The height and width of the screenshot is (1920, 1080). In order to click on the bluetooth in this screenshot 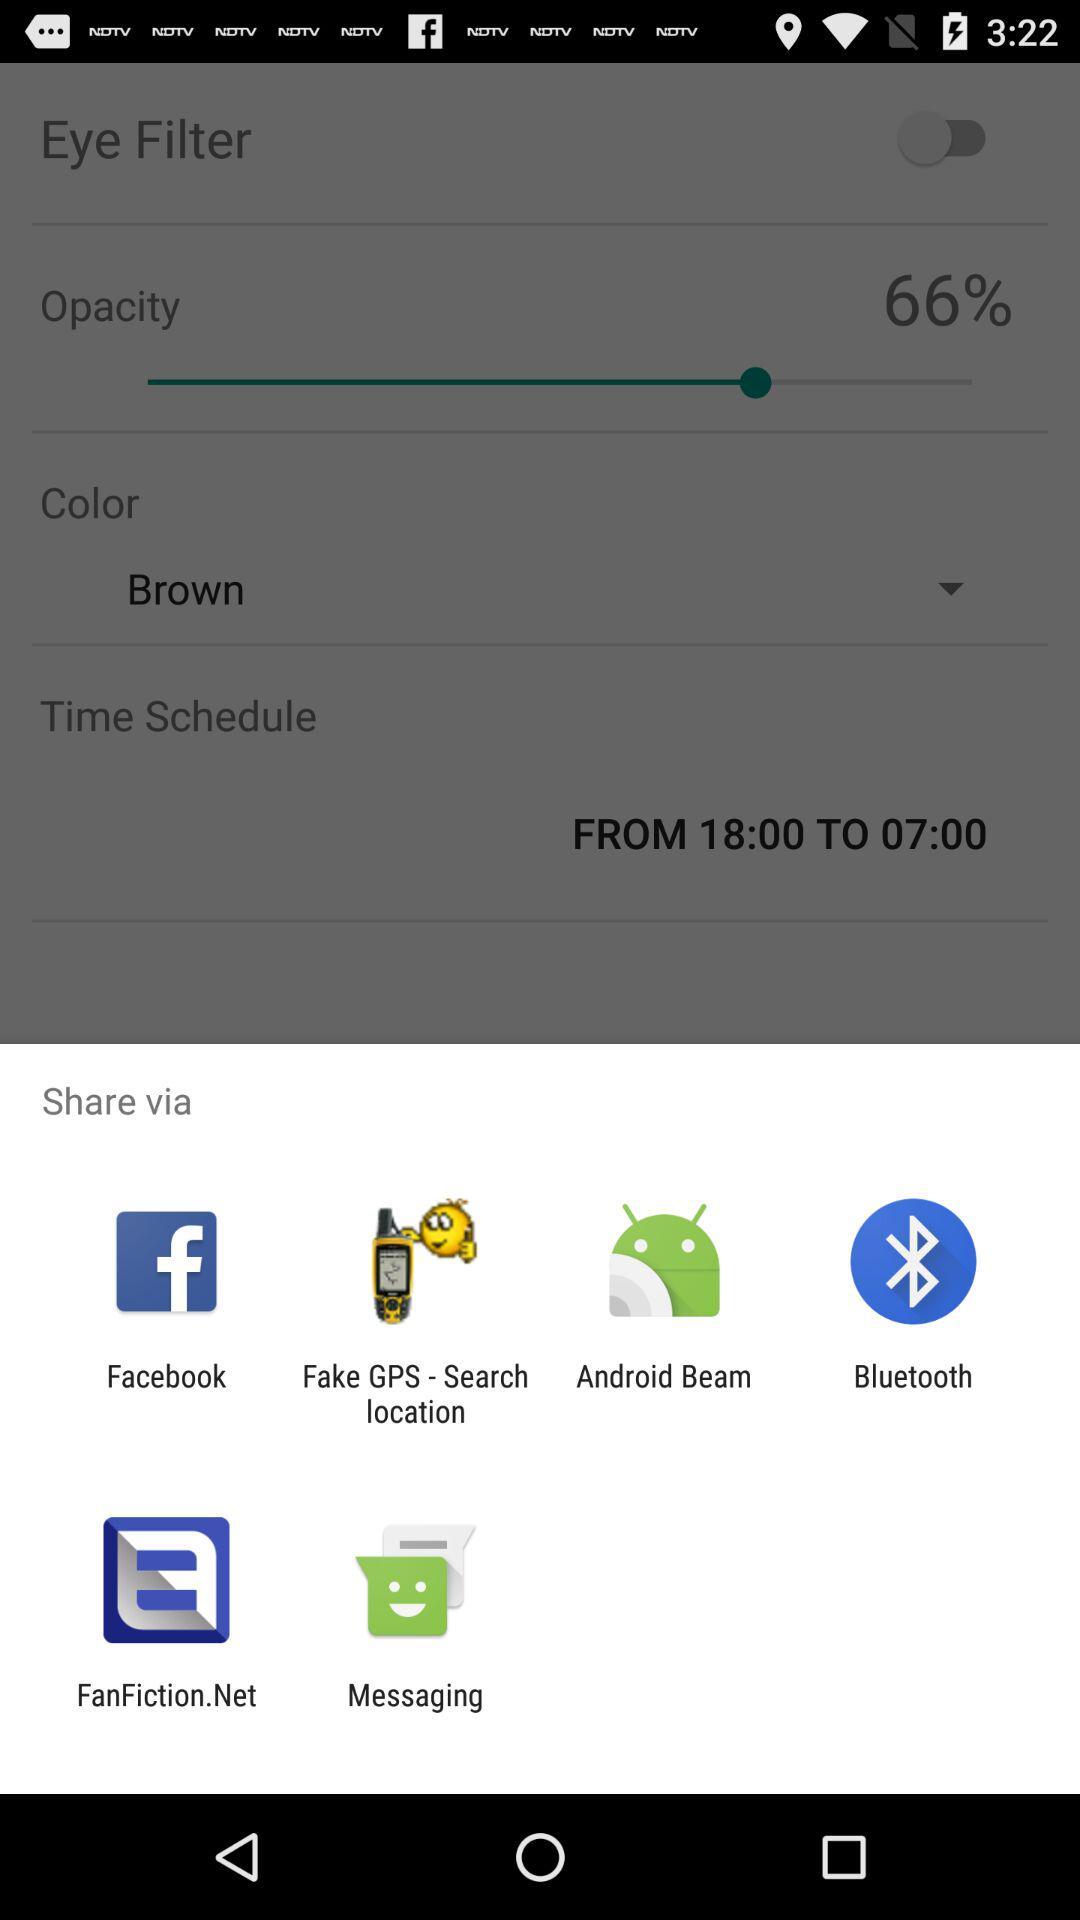, I will do `click(913, 1392)`.